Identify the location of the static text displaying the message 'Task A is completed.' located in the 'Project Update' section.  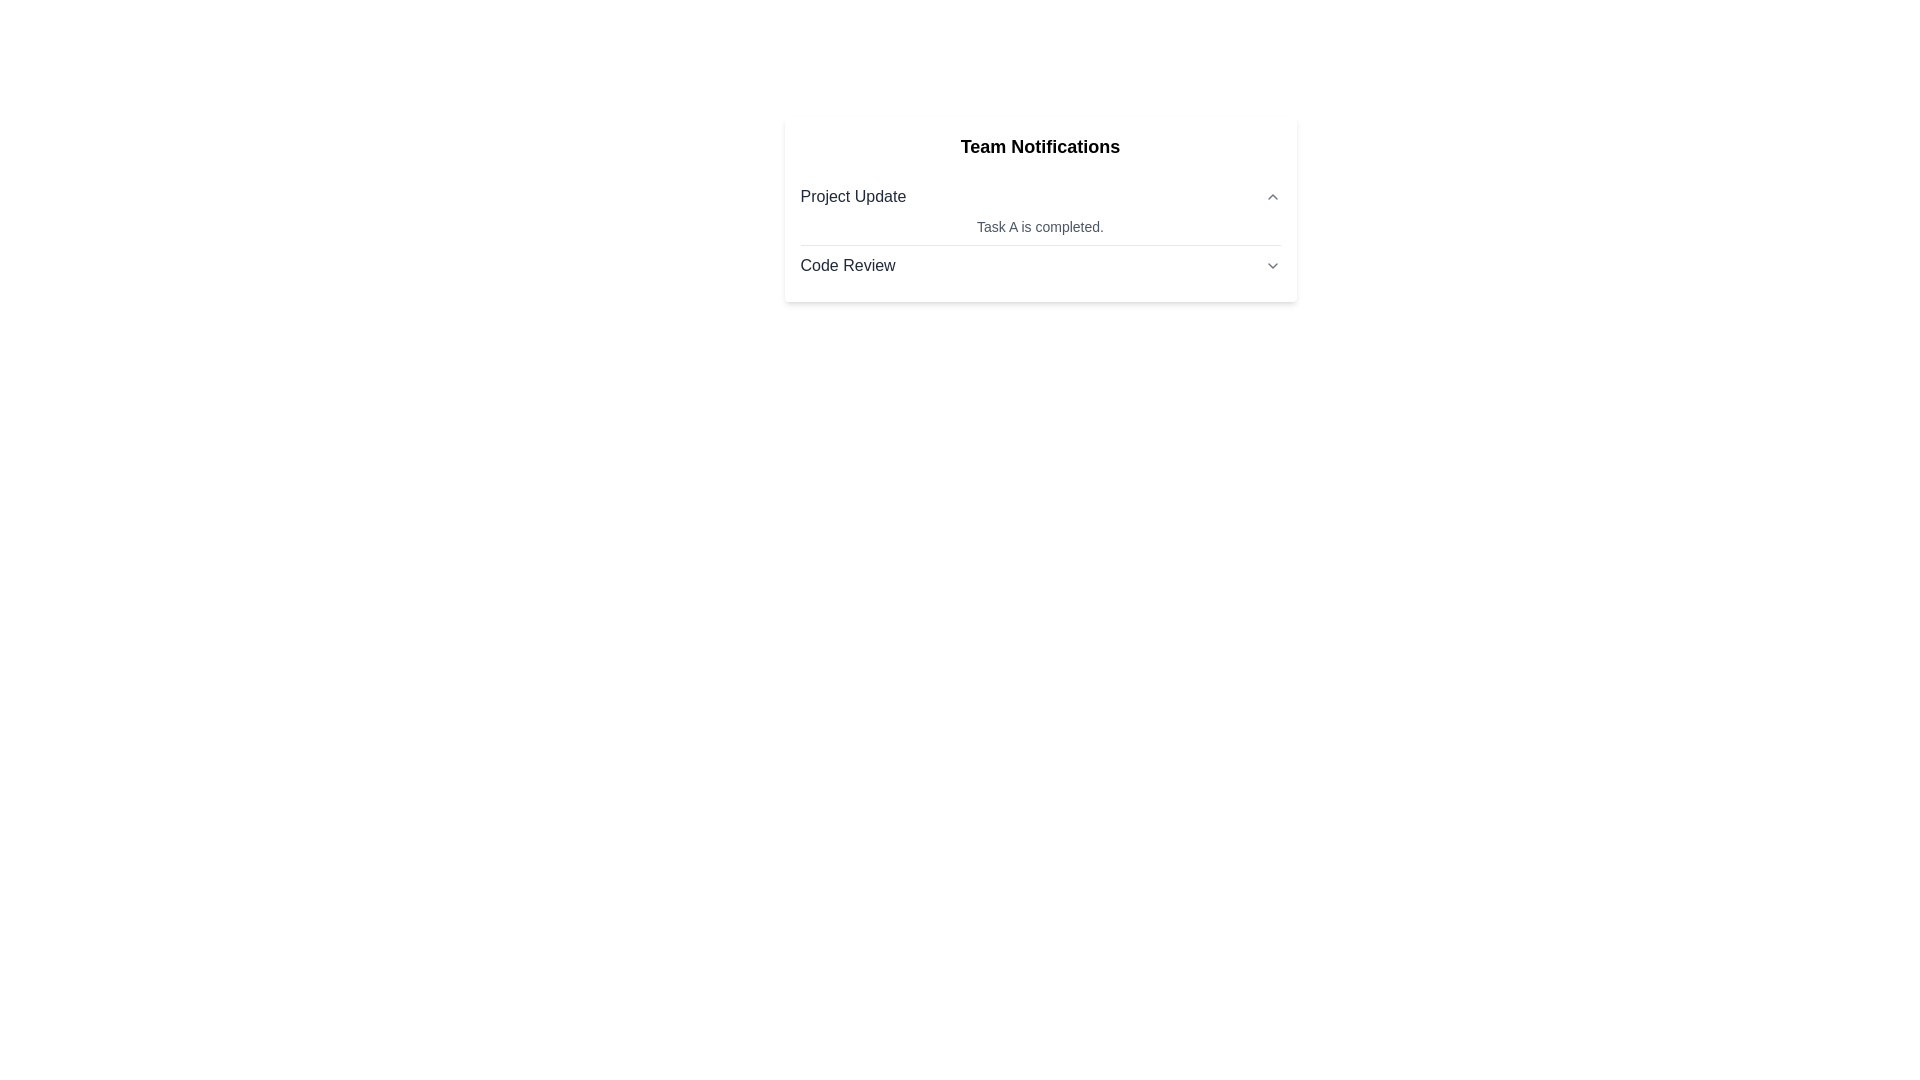
(1040, 226).